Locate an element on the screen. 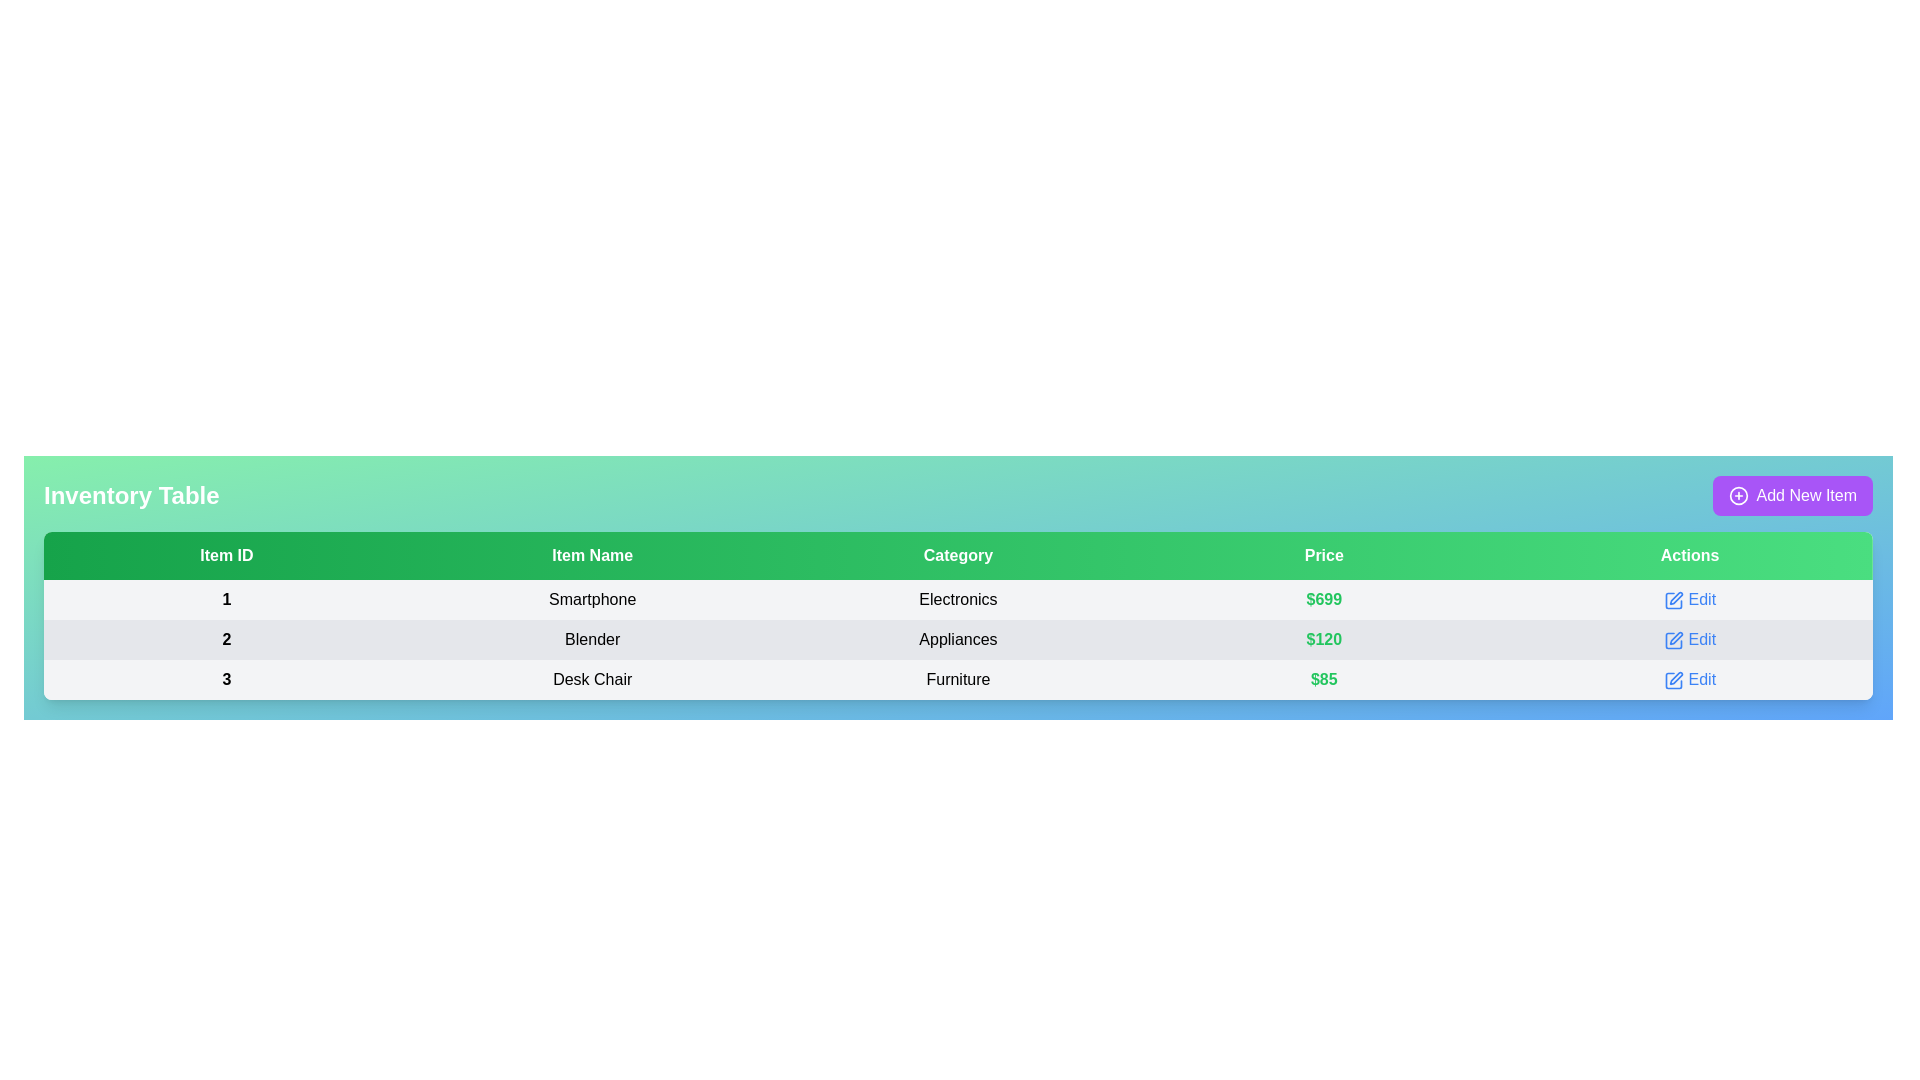  text content of the 'Inventory Table' label which is styled in bold, large white font on a light green background is located at coordinates (130, 495).